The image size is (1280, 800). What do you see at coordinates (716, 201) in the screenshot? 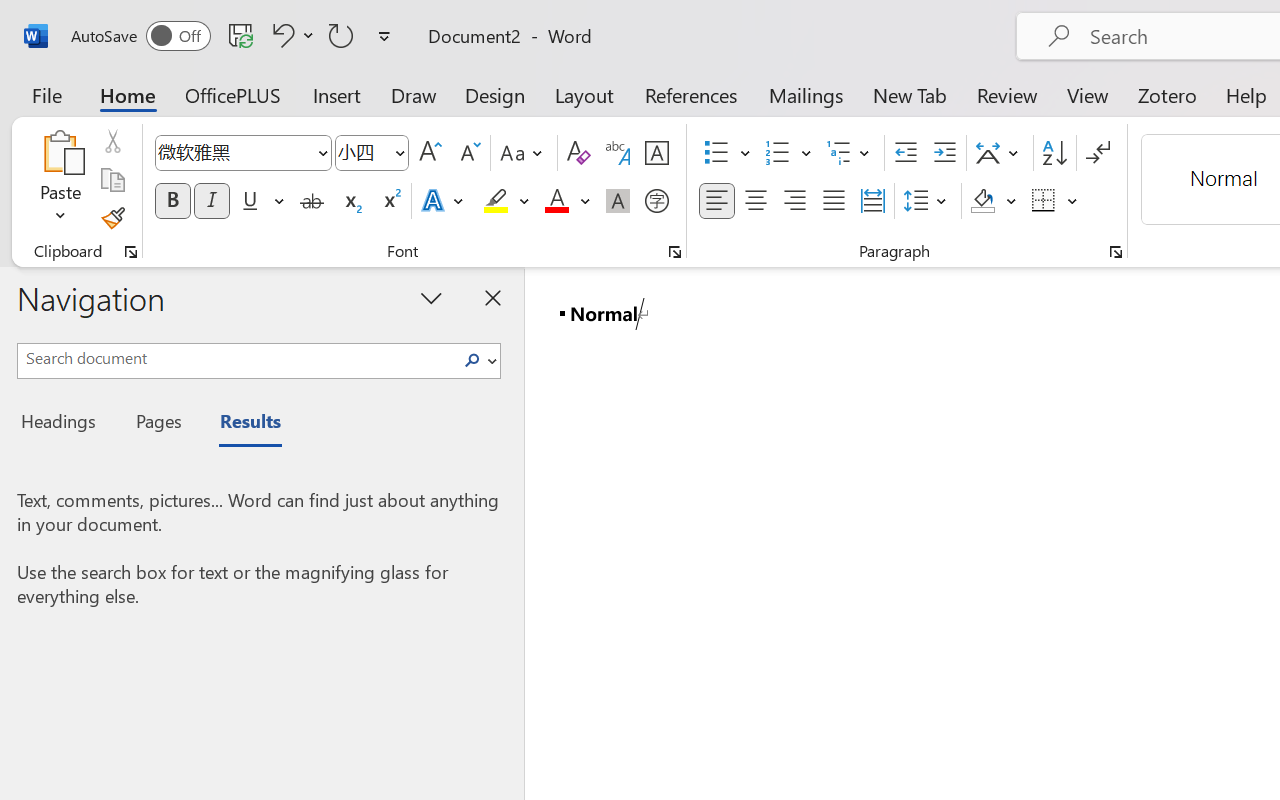
I see `'Align Left'` at bounding box center [716, 201].